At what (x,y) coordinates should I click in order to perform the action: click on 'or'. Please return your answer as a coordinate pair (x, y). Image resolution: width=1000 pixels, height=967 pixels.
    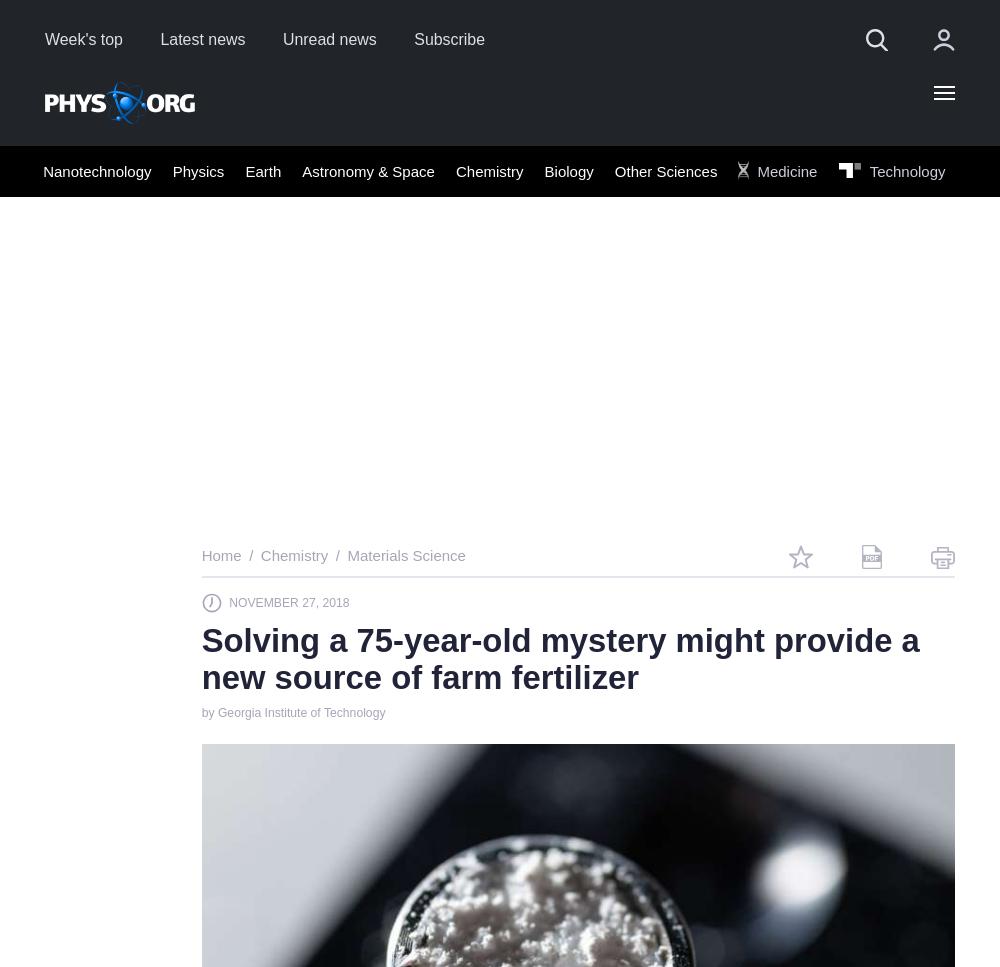
    Looking at the image, I should click on (799, 349).